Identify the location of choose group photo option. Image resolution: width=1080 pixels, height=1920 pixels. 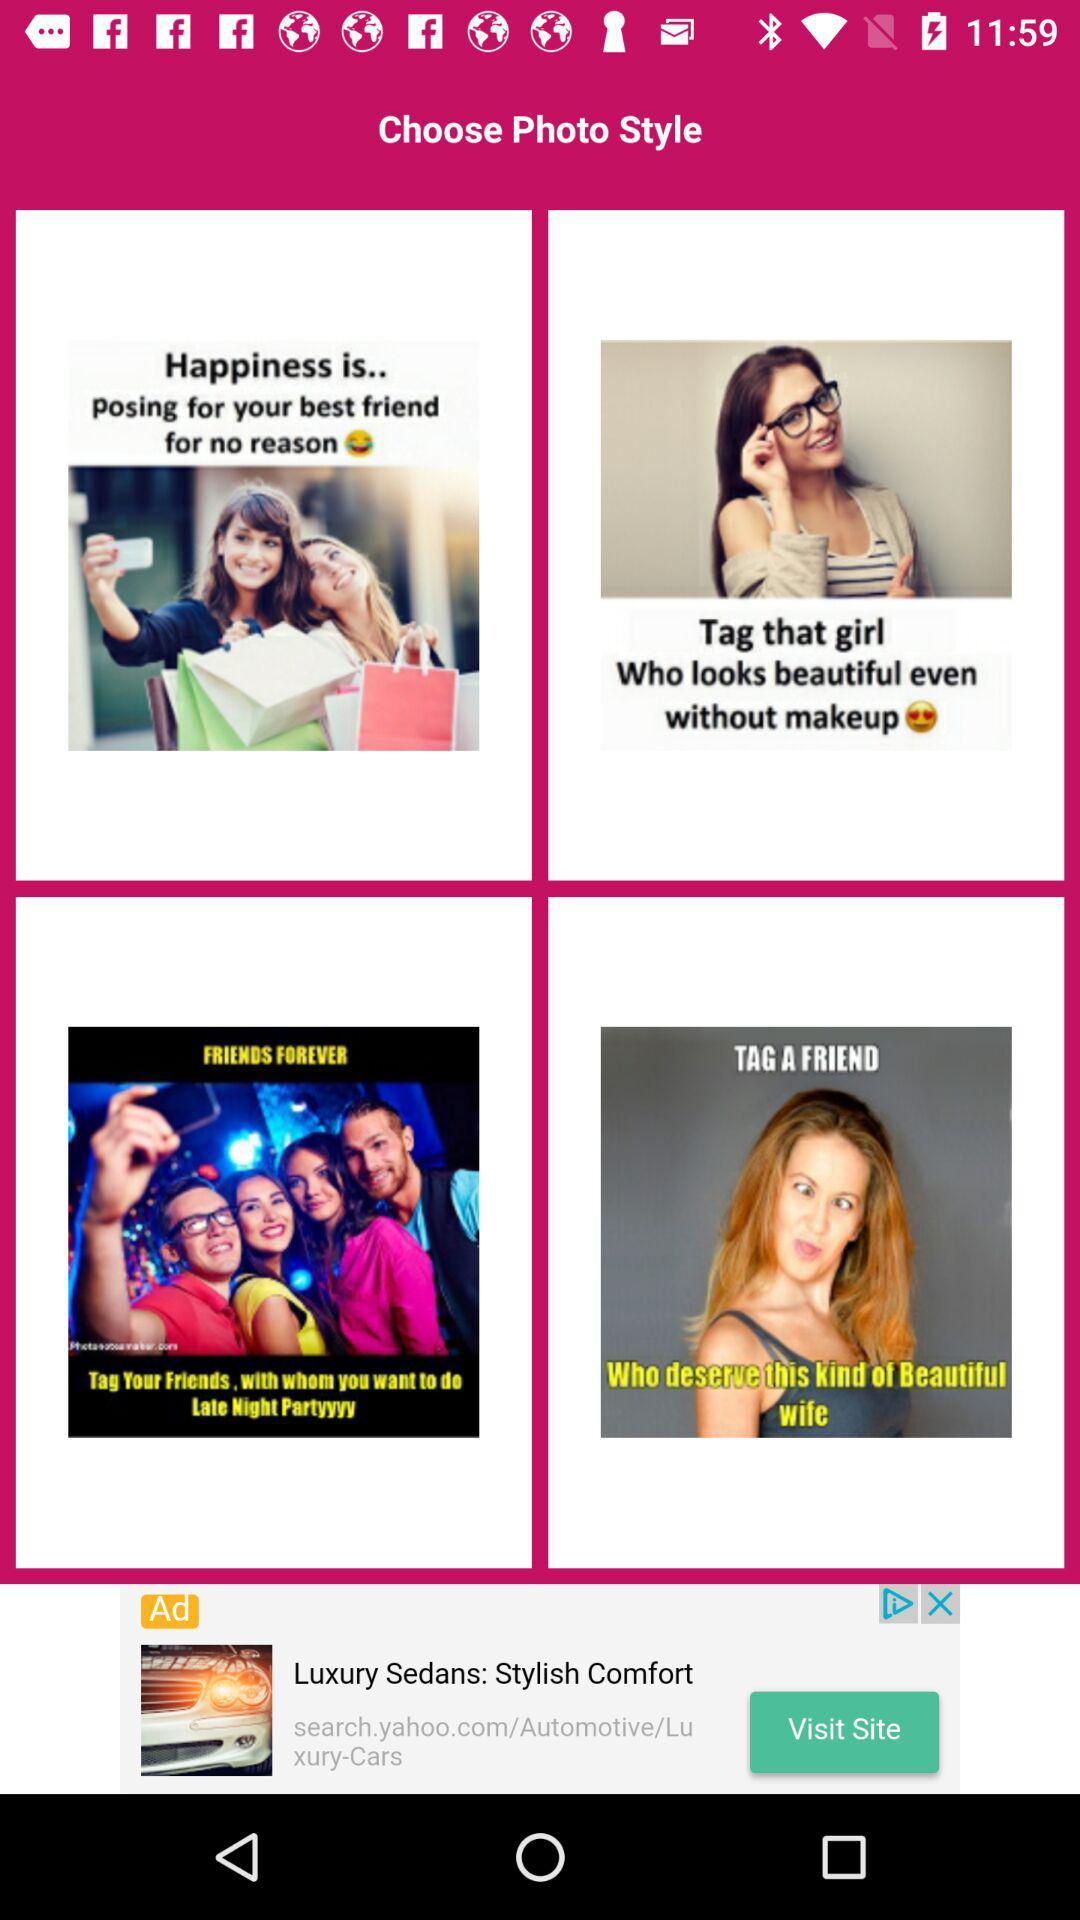
(273, 1231).